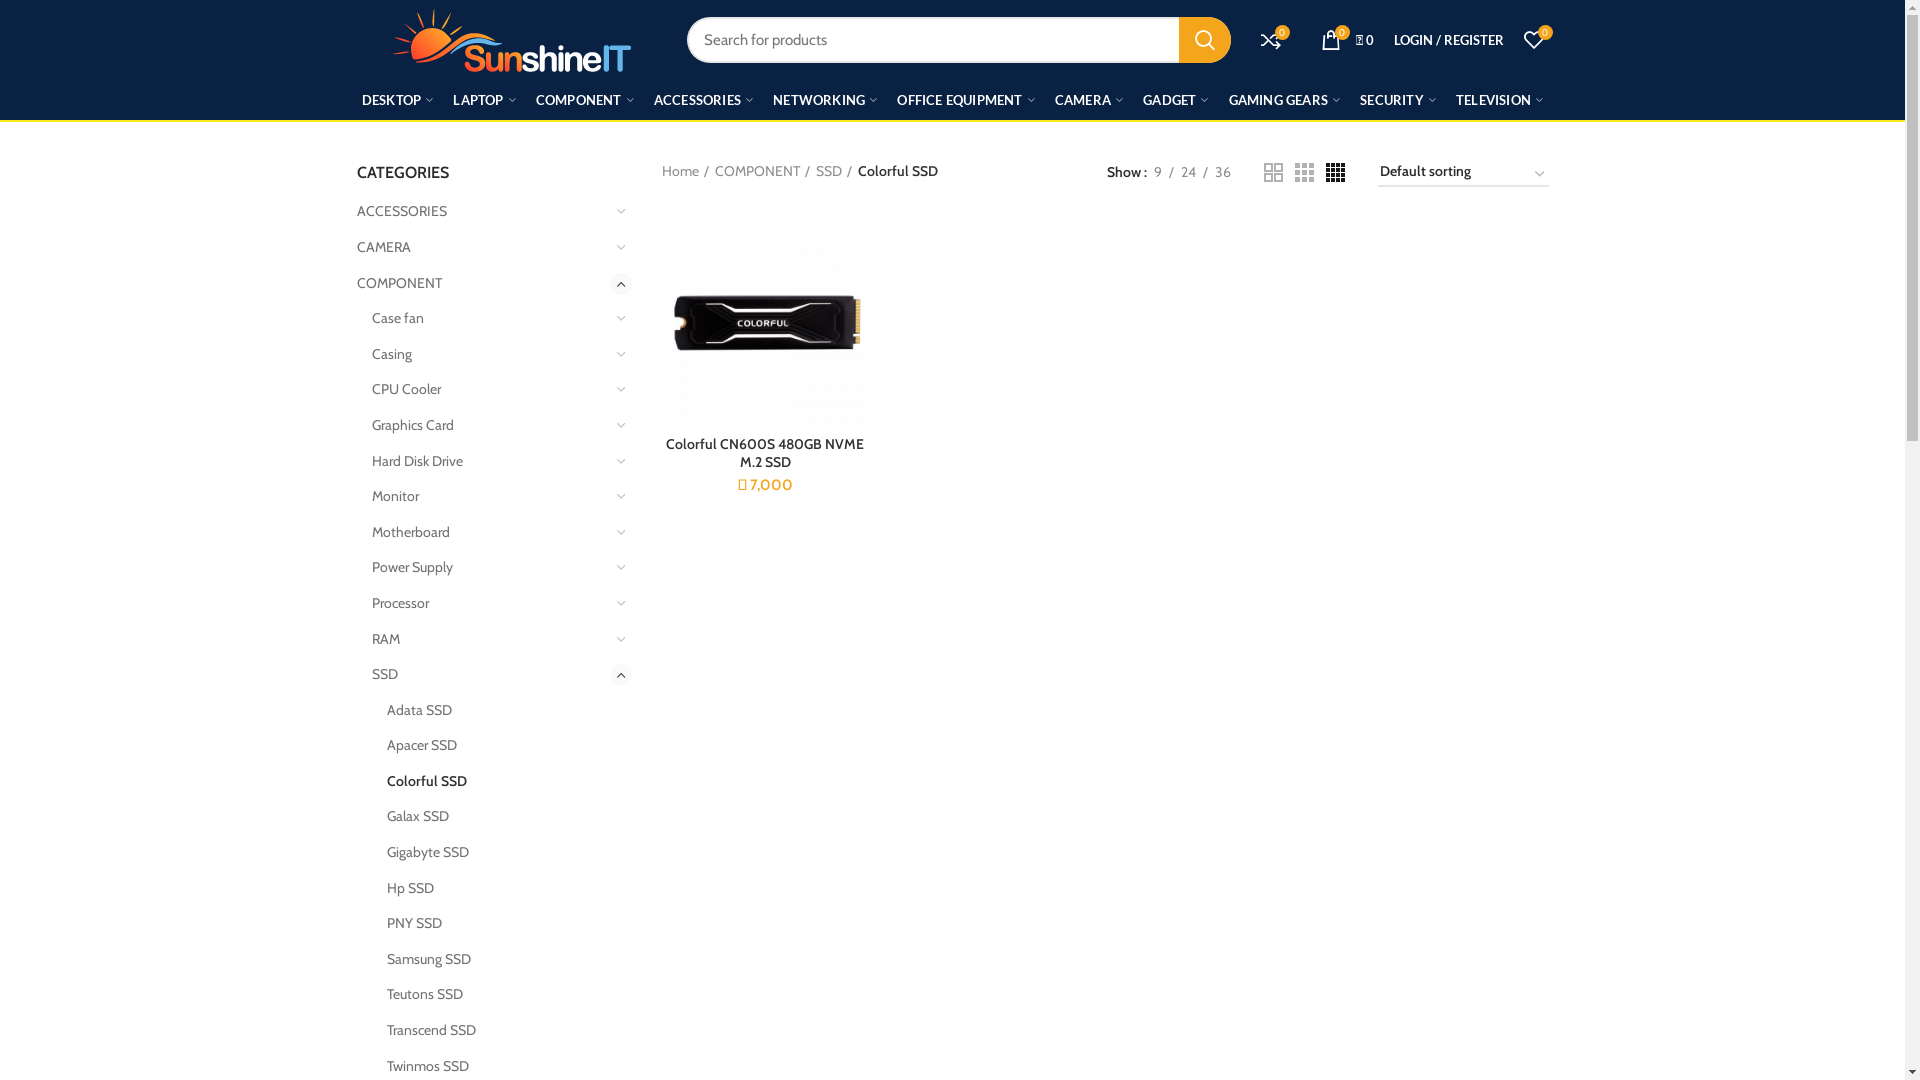 The image size is (1920, 1080). Describe the element at coordinates (489, 353) in the screenshot. I see `'Casing'` at that location.